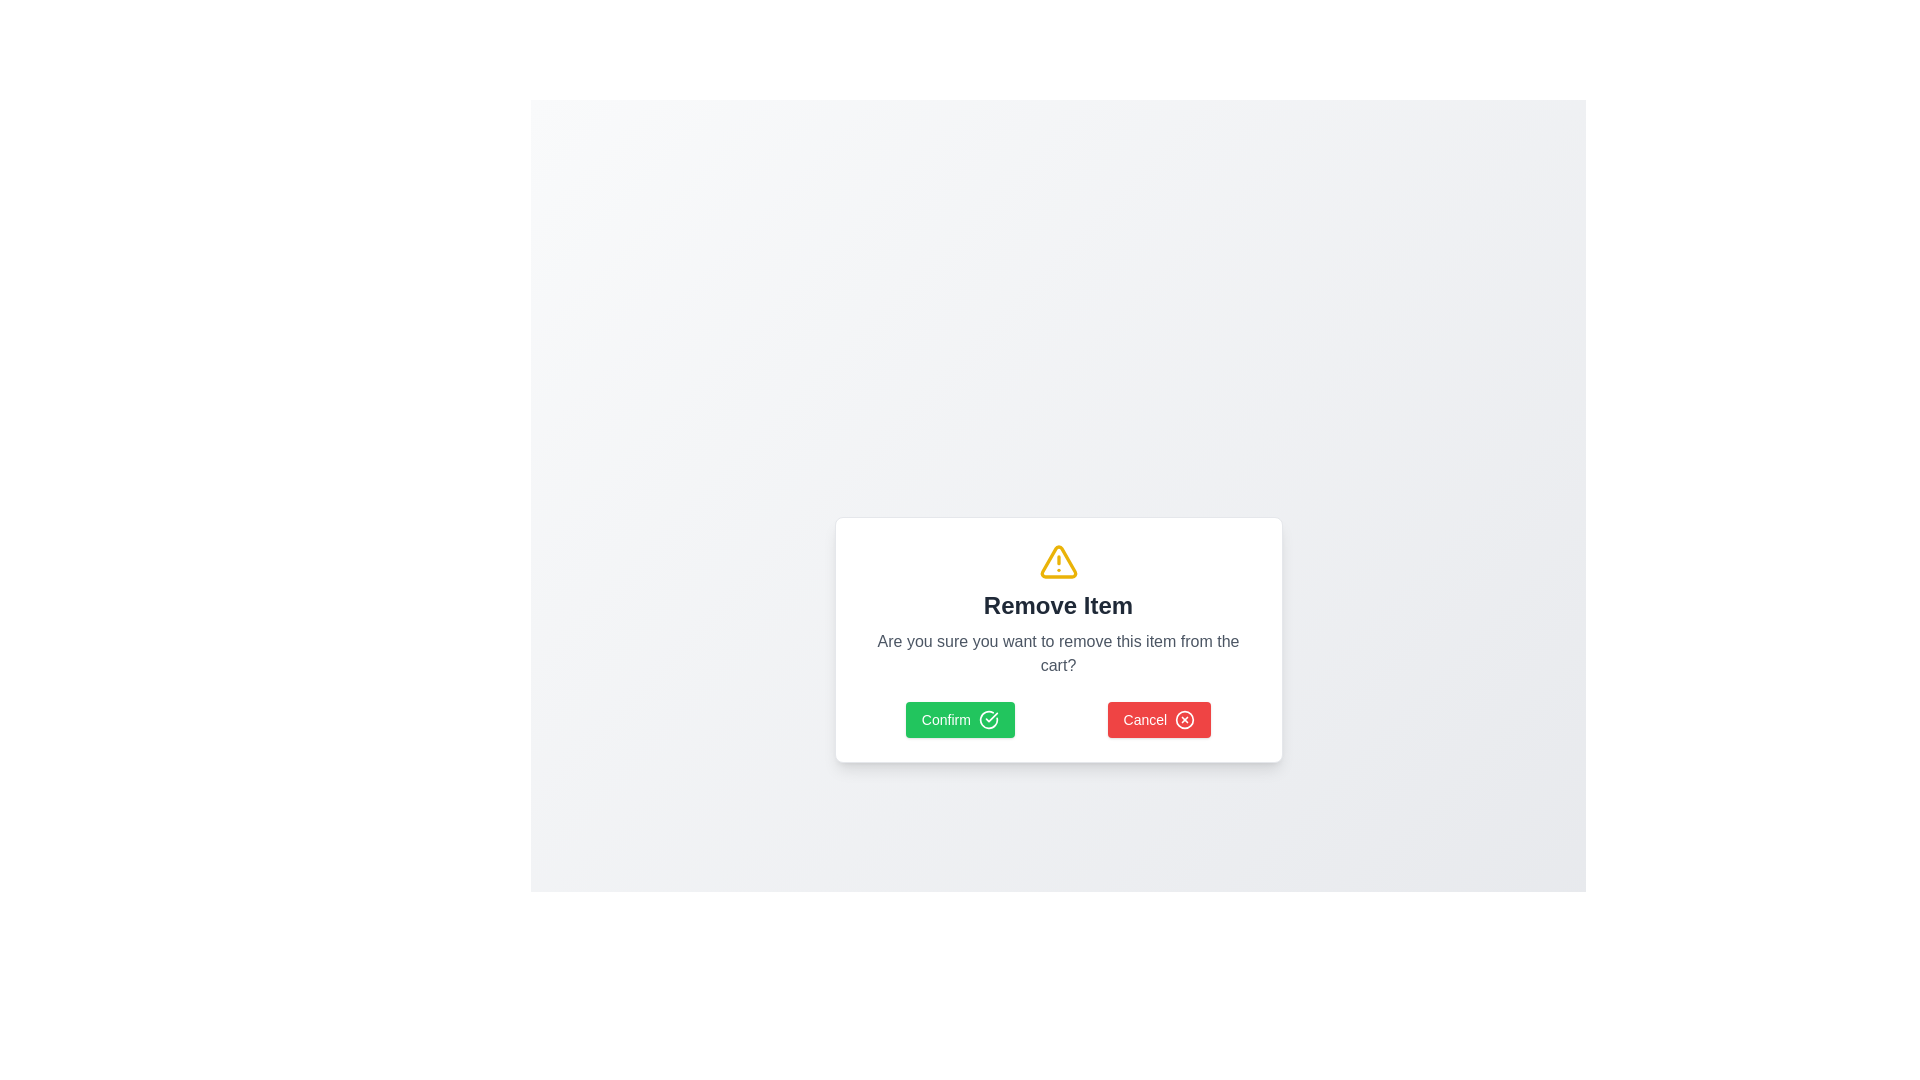 The width and height of the screenshot is (1920, 1080). I want to click on the red 'Cancel' button with rounded corners located to the right of the green 'Confirm' button in the confirmation dialog box, so click(1159, 720).